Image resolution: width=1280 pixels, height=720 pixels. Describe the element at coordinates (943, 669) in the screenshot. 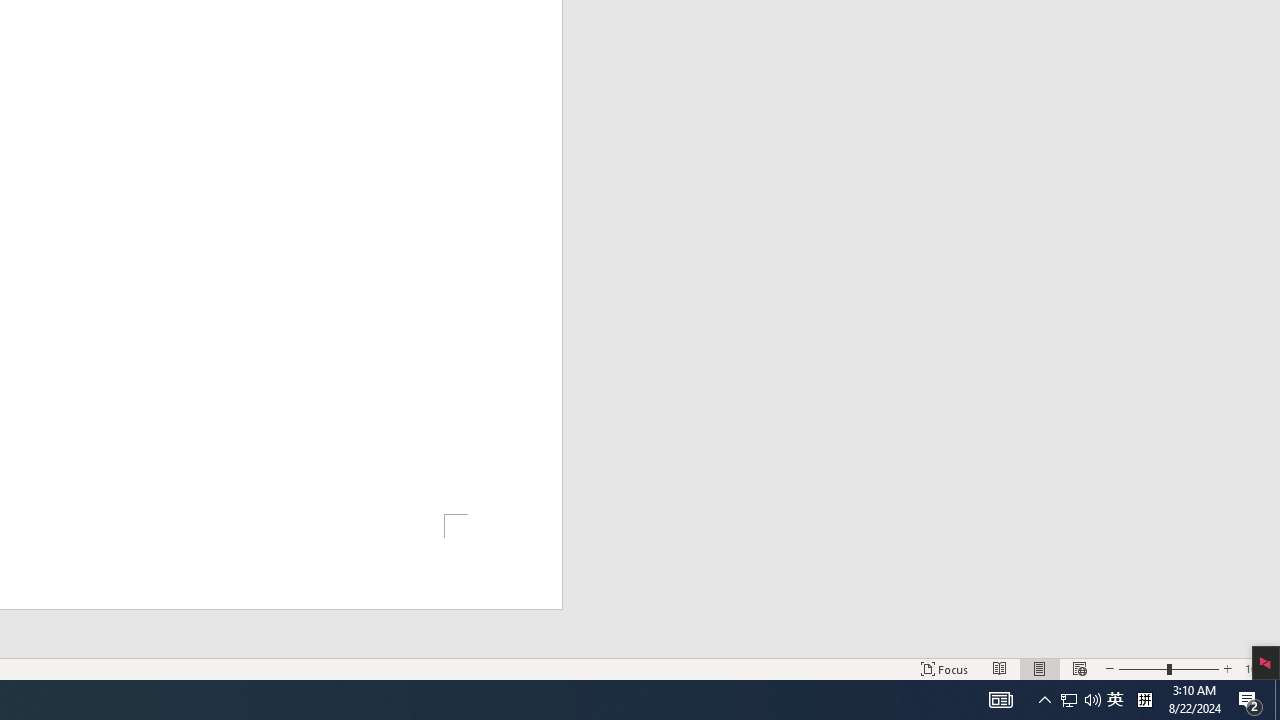

I see `'Focus '` at that location.